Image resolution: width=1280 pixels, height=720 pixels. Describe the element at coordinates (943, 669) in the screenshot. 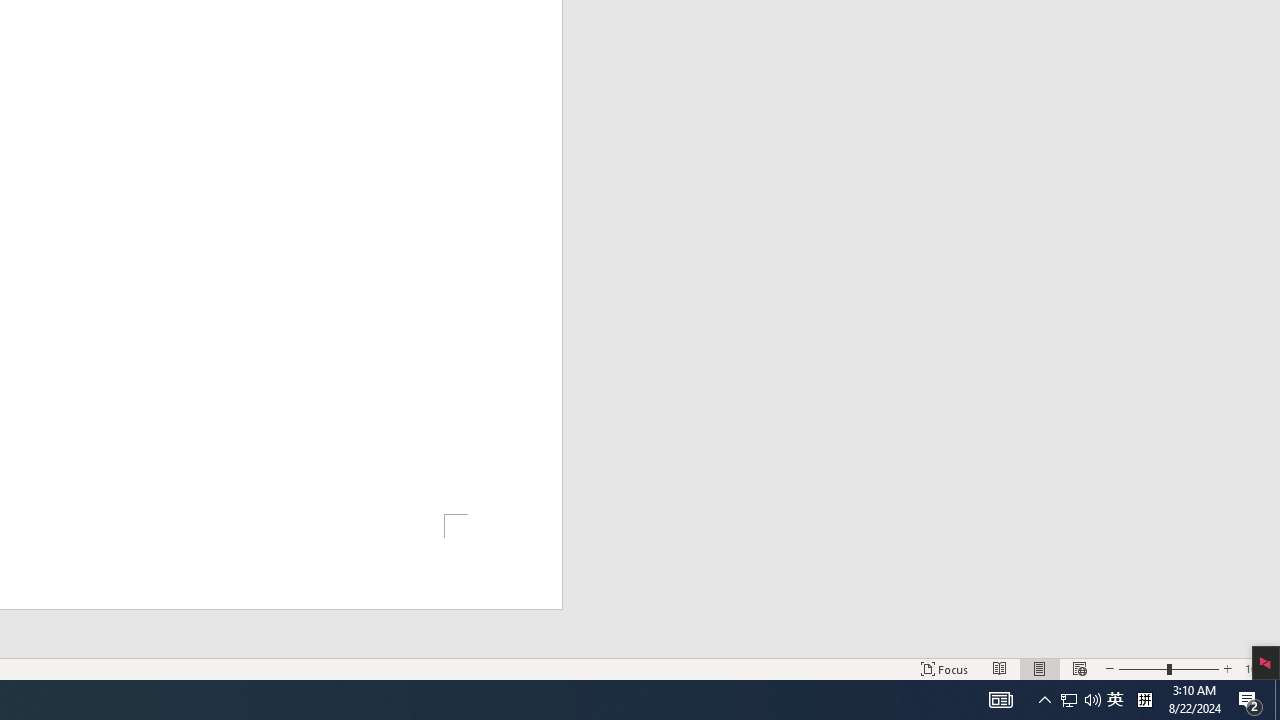

I see `'Focus '` at that location.